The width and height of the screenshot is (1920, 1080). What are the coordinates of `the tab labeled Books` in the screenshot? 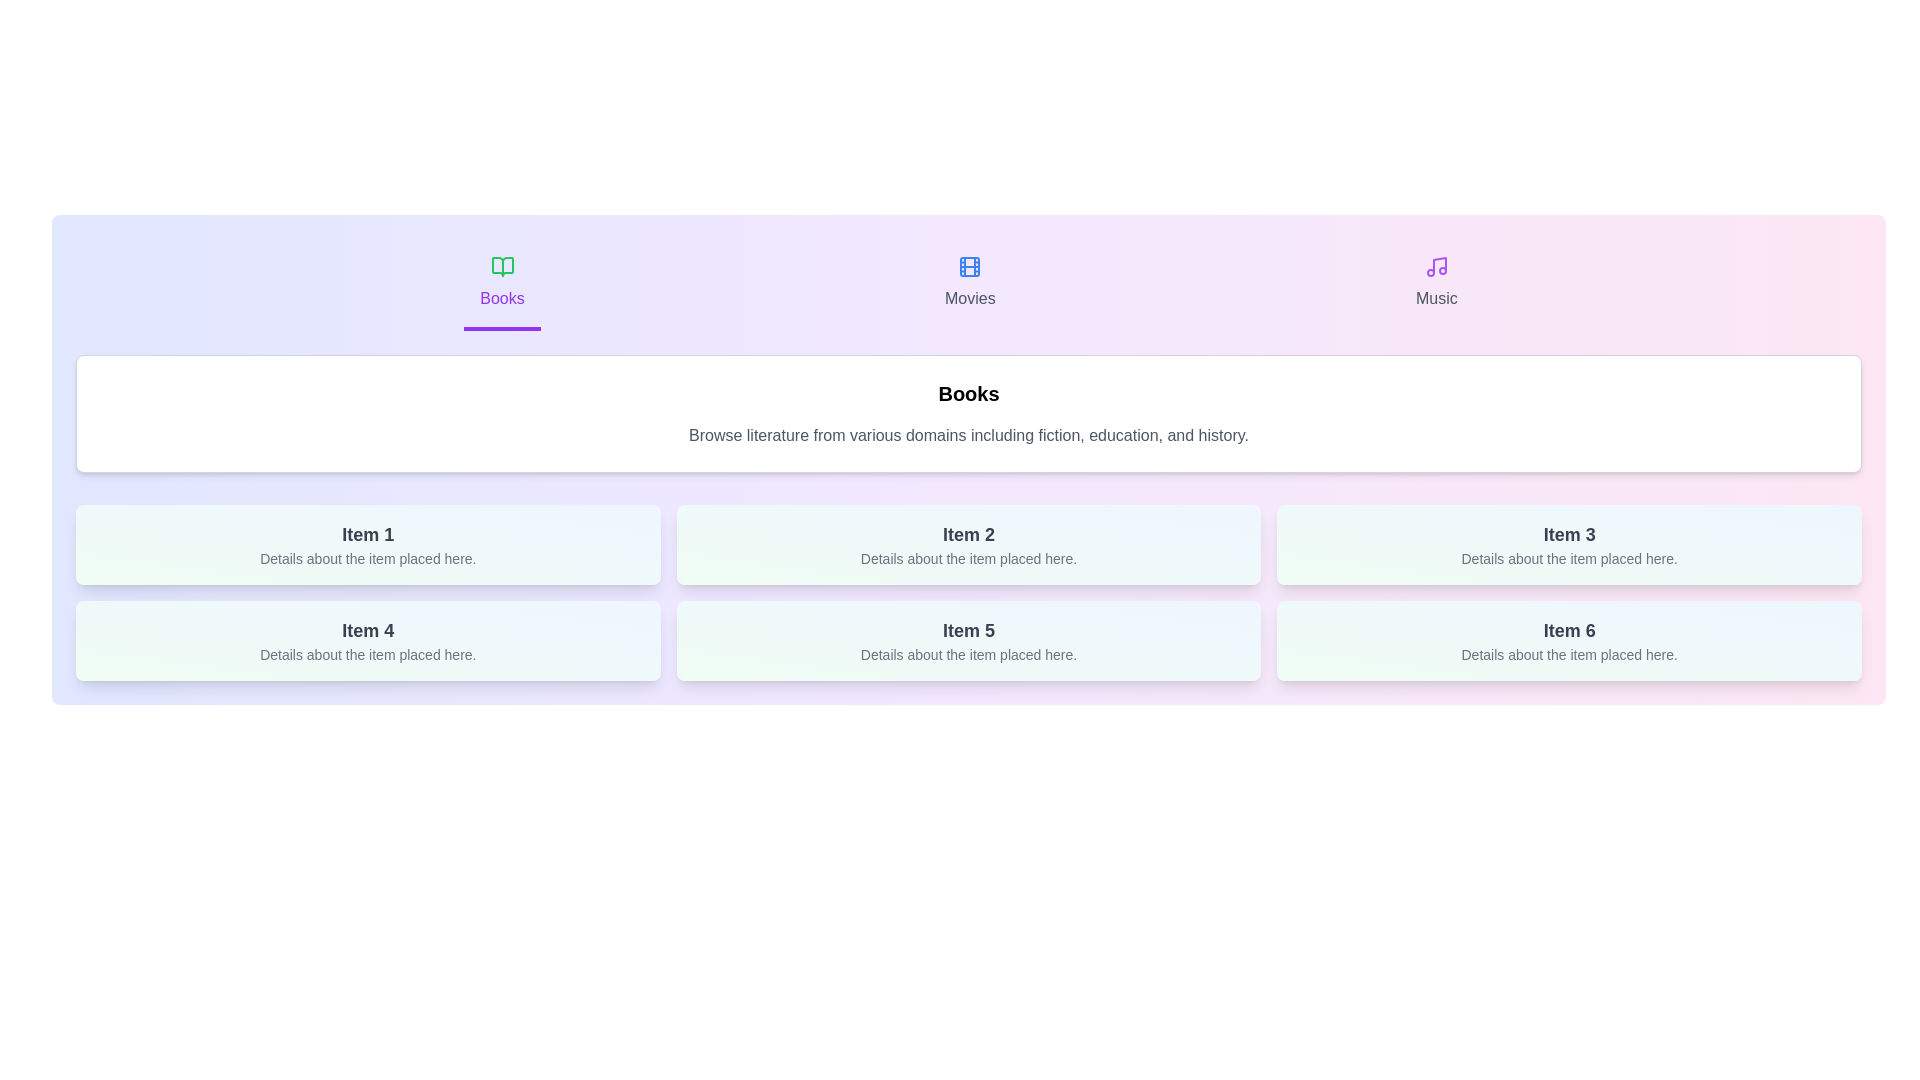 It's located at (502, 285).